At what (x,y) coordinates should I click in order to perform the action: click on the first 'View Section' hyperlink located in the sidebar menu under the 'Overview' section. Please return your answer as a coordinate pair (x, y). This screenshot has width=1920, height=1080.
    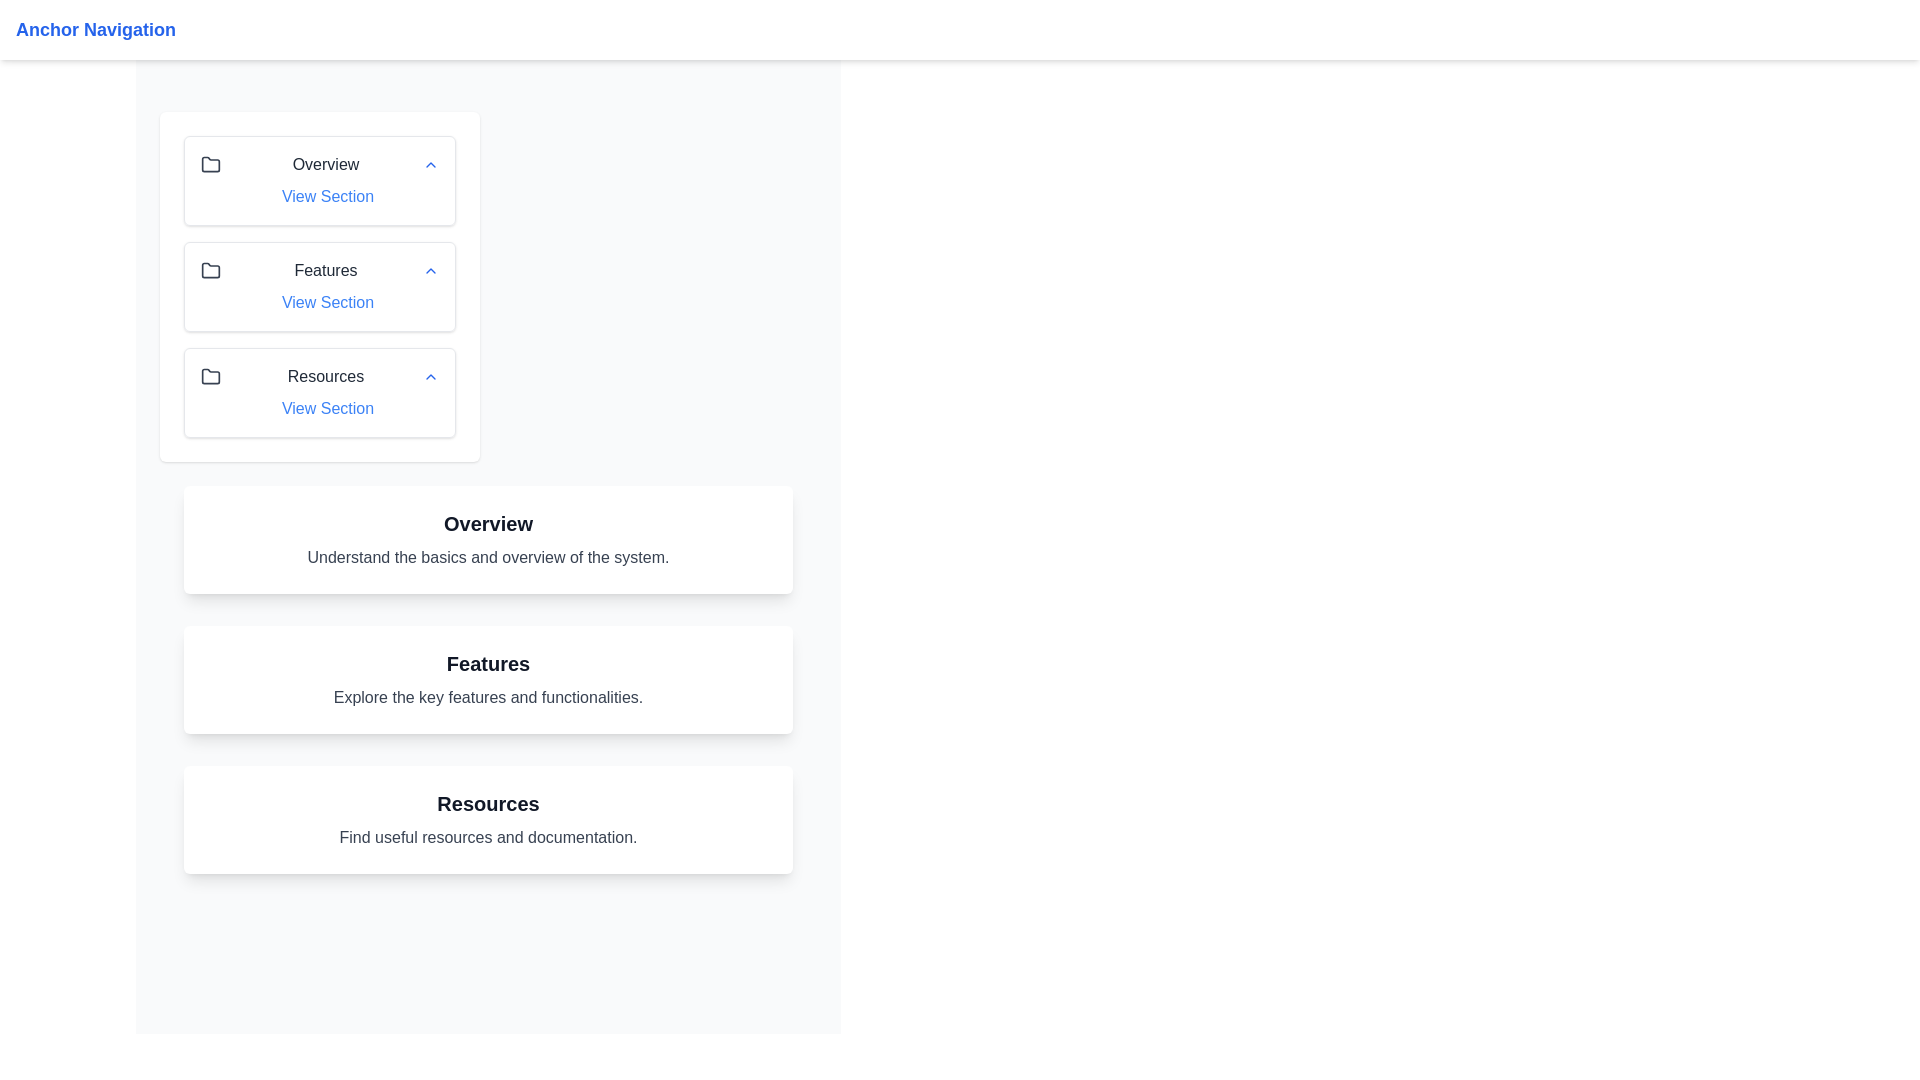
    Looking at the image, I should click on (327, 196).